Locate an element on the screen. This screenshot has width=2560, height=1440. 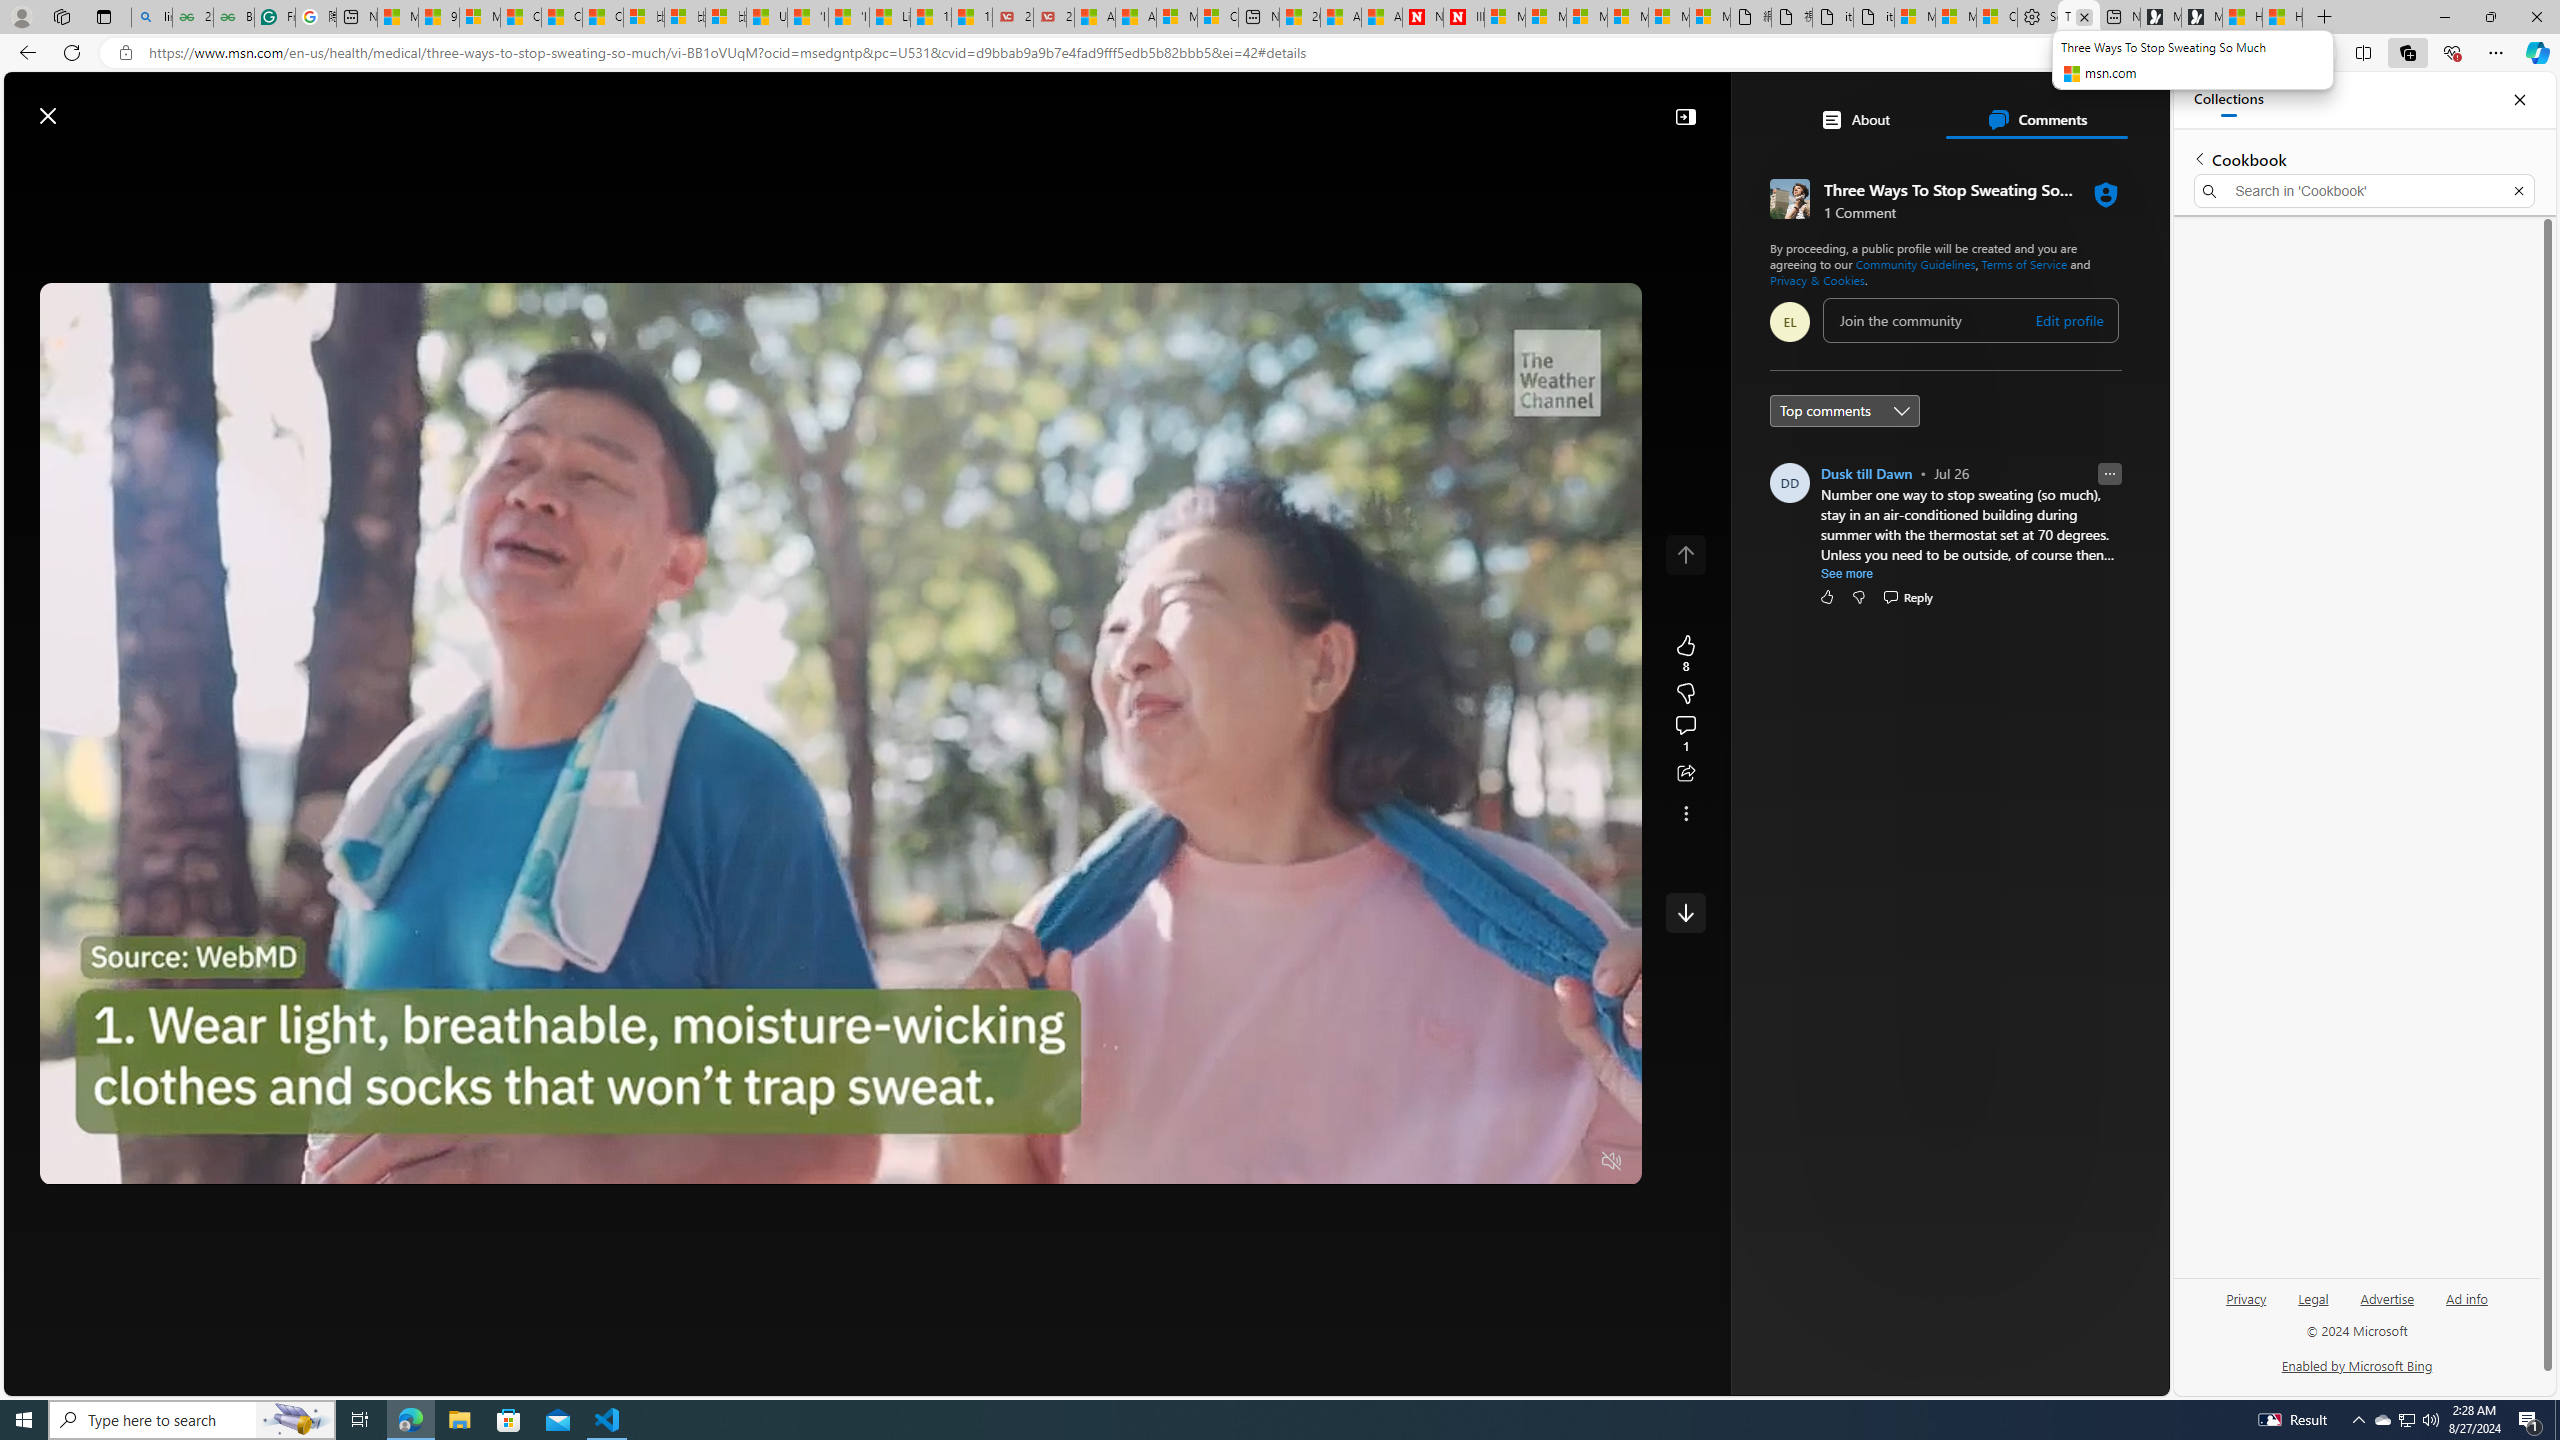
'Edit profile' is located at coordinates (2068, 319).